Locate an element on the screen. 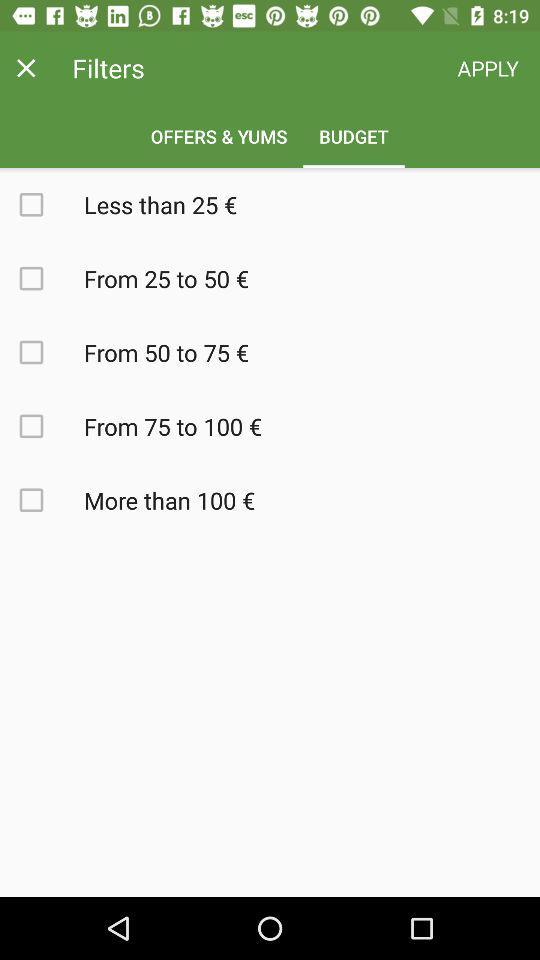 Image resolution: width=540 pixels, height=960 pixels. to cancel is located at coordinates (25, 68).